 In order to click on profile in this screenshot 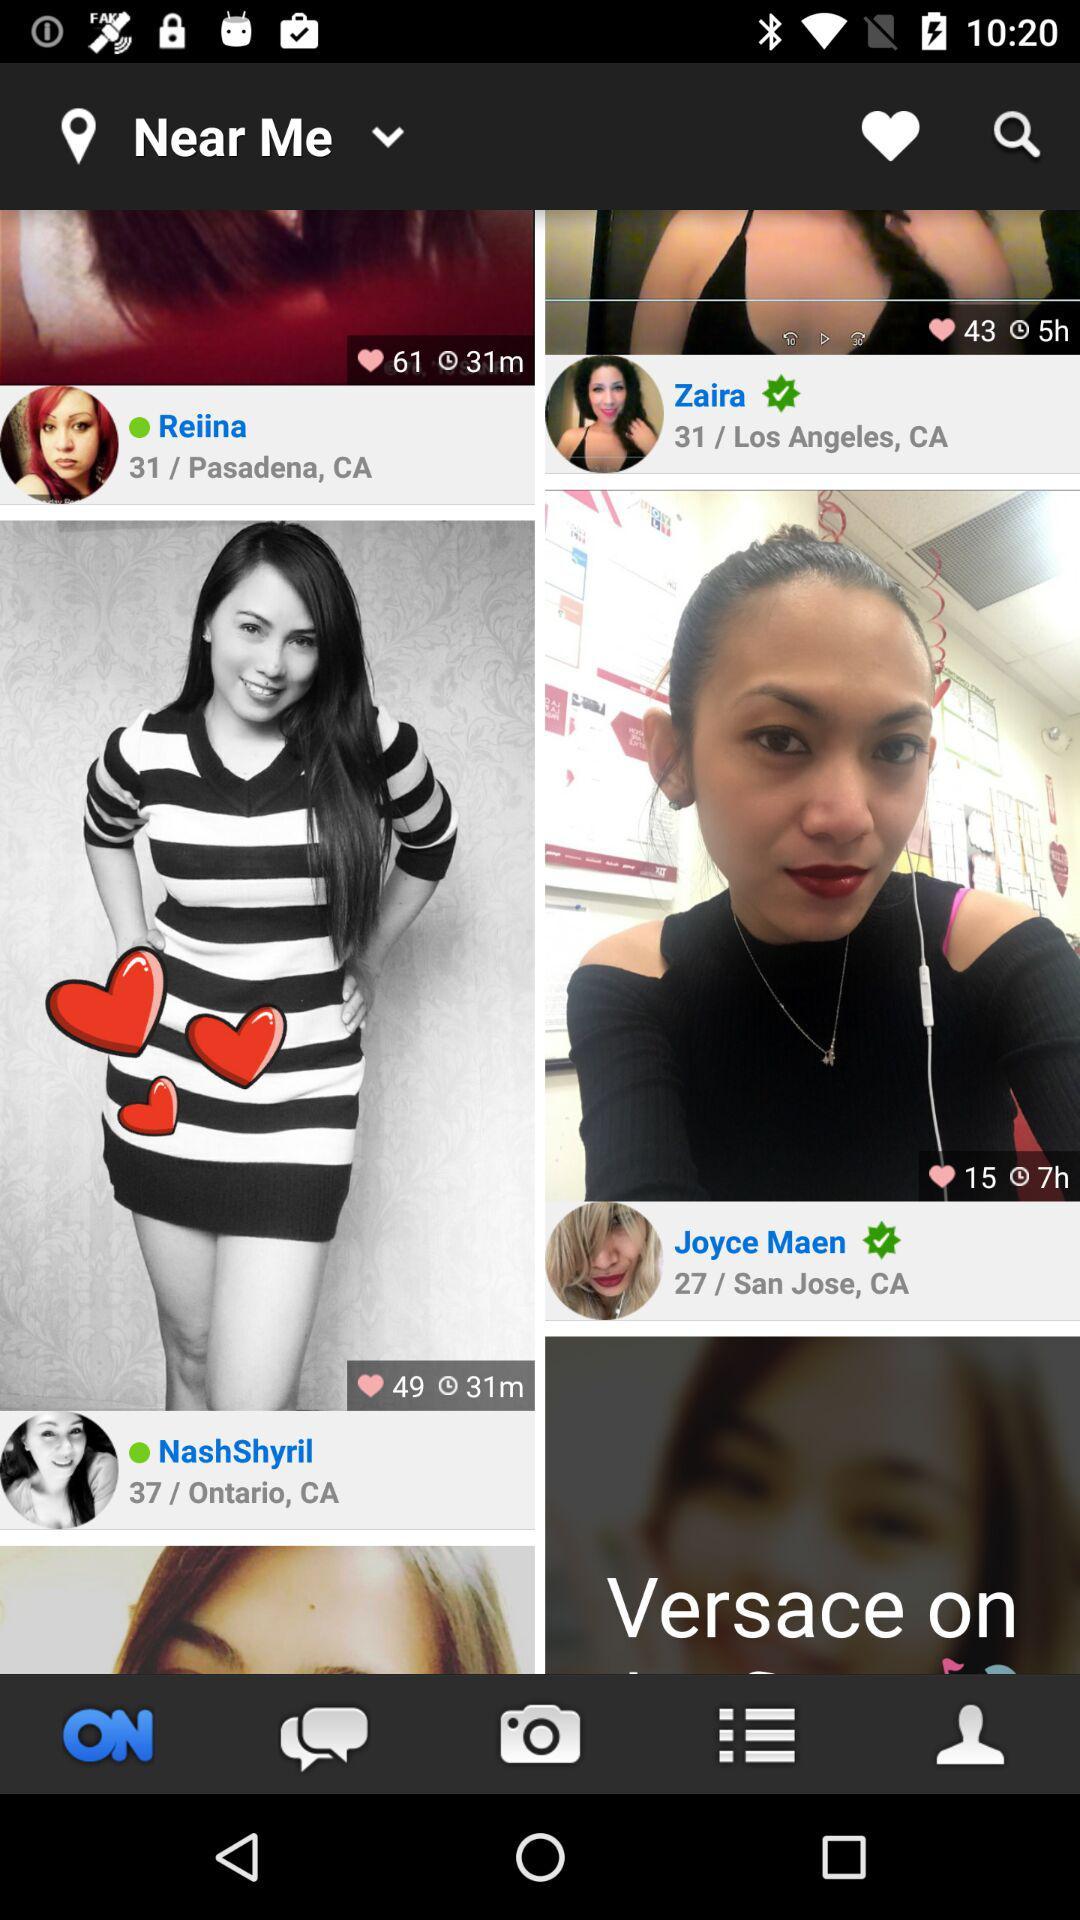, I will do `click(812, 281)`.